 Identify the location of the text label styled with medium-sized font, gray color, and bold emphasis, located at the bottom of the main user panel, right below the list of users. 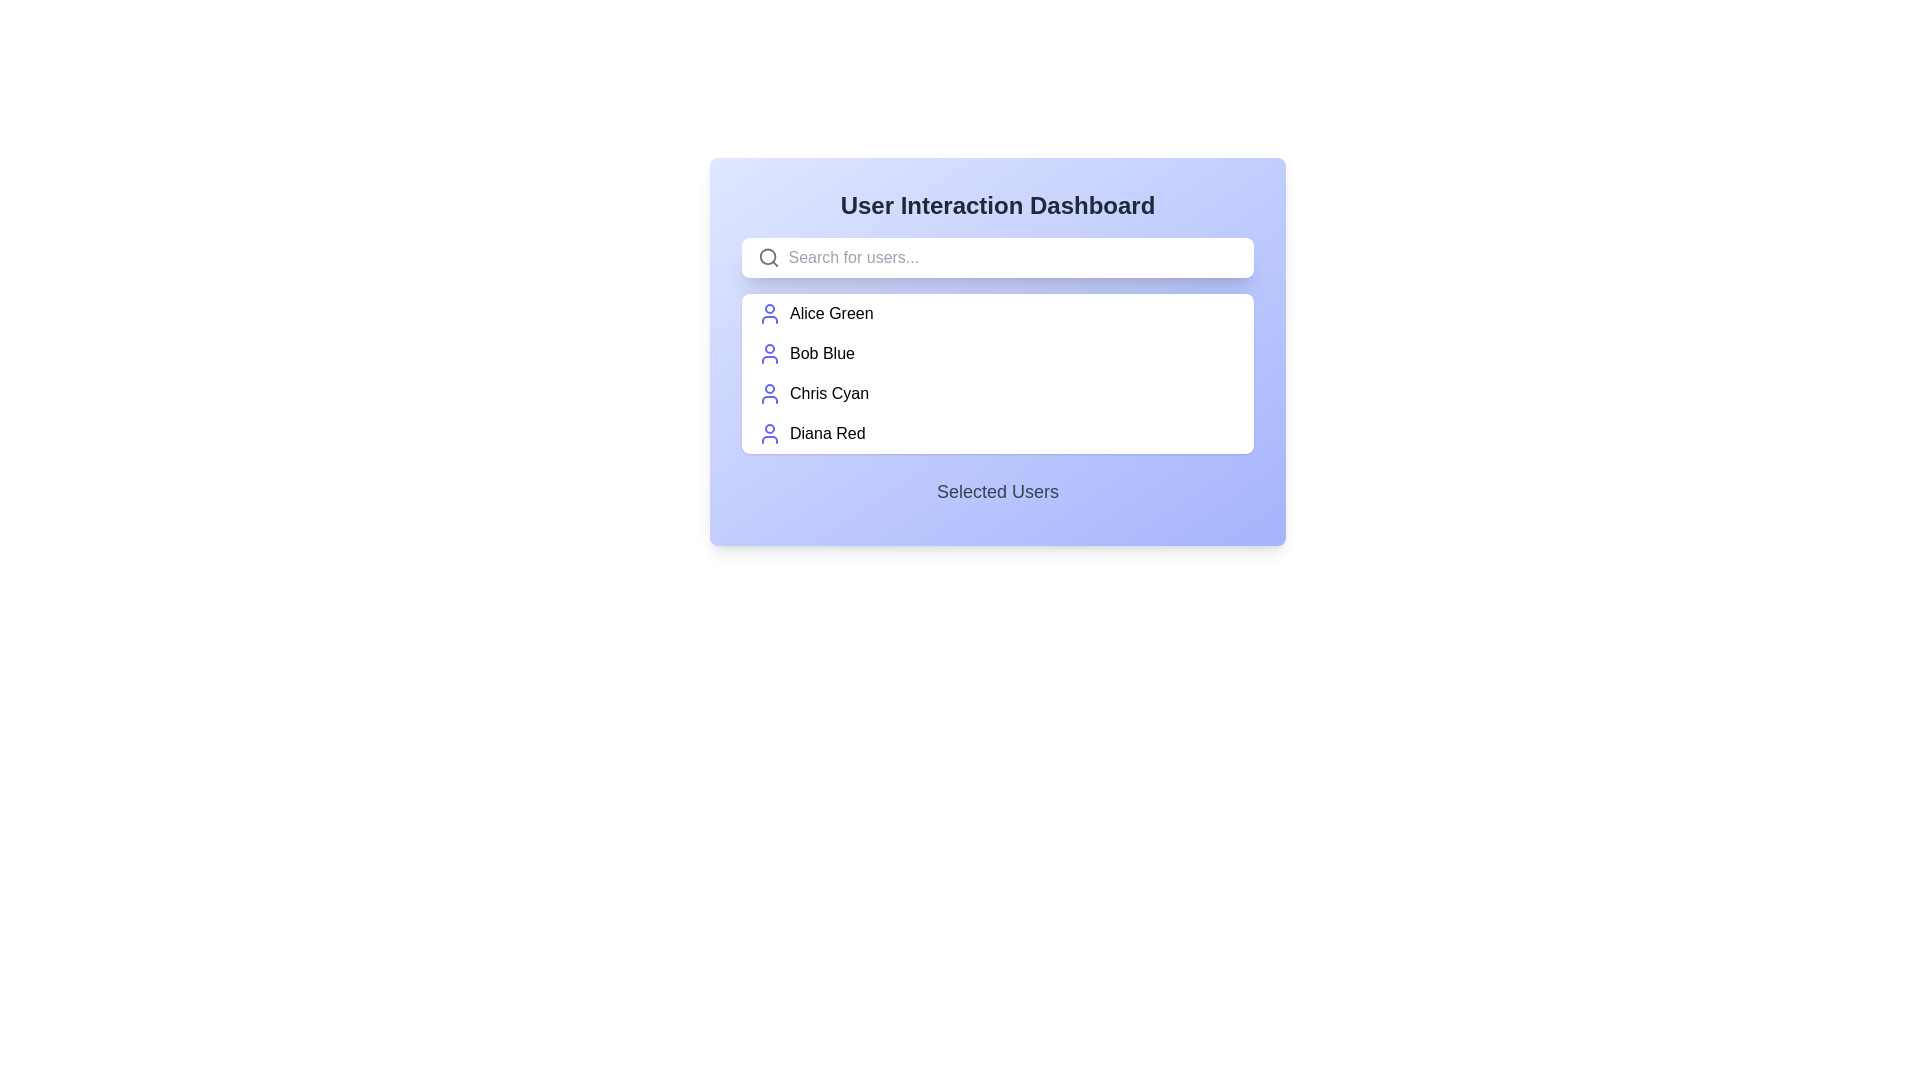
(998, 492).